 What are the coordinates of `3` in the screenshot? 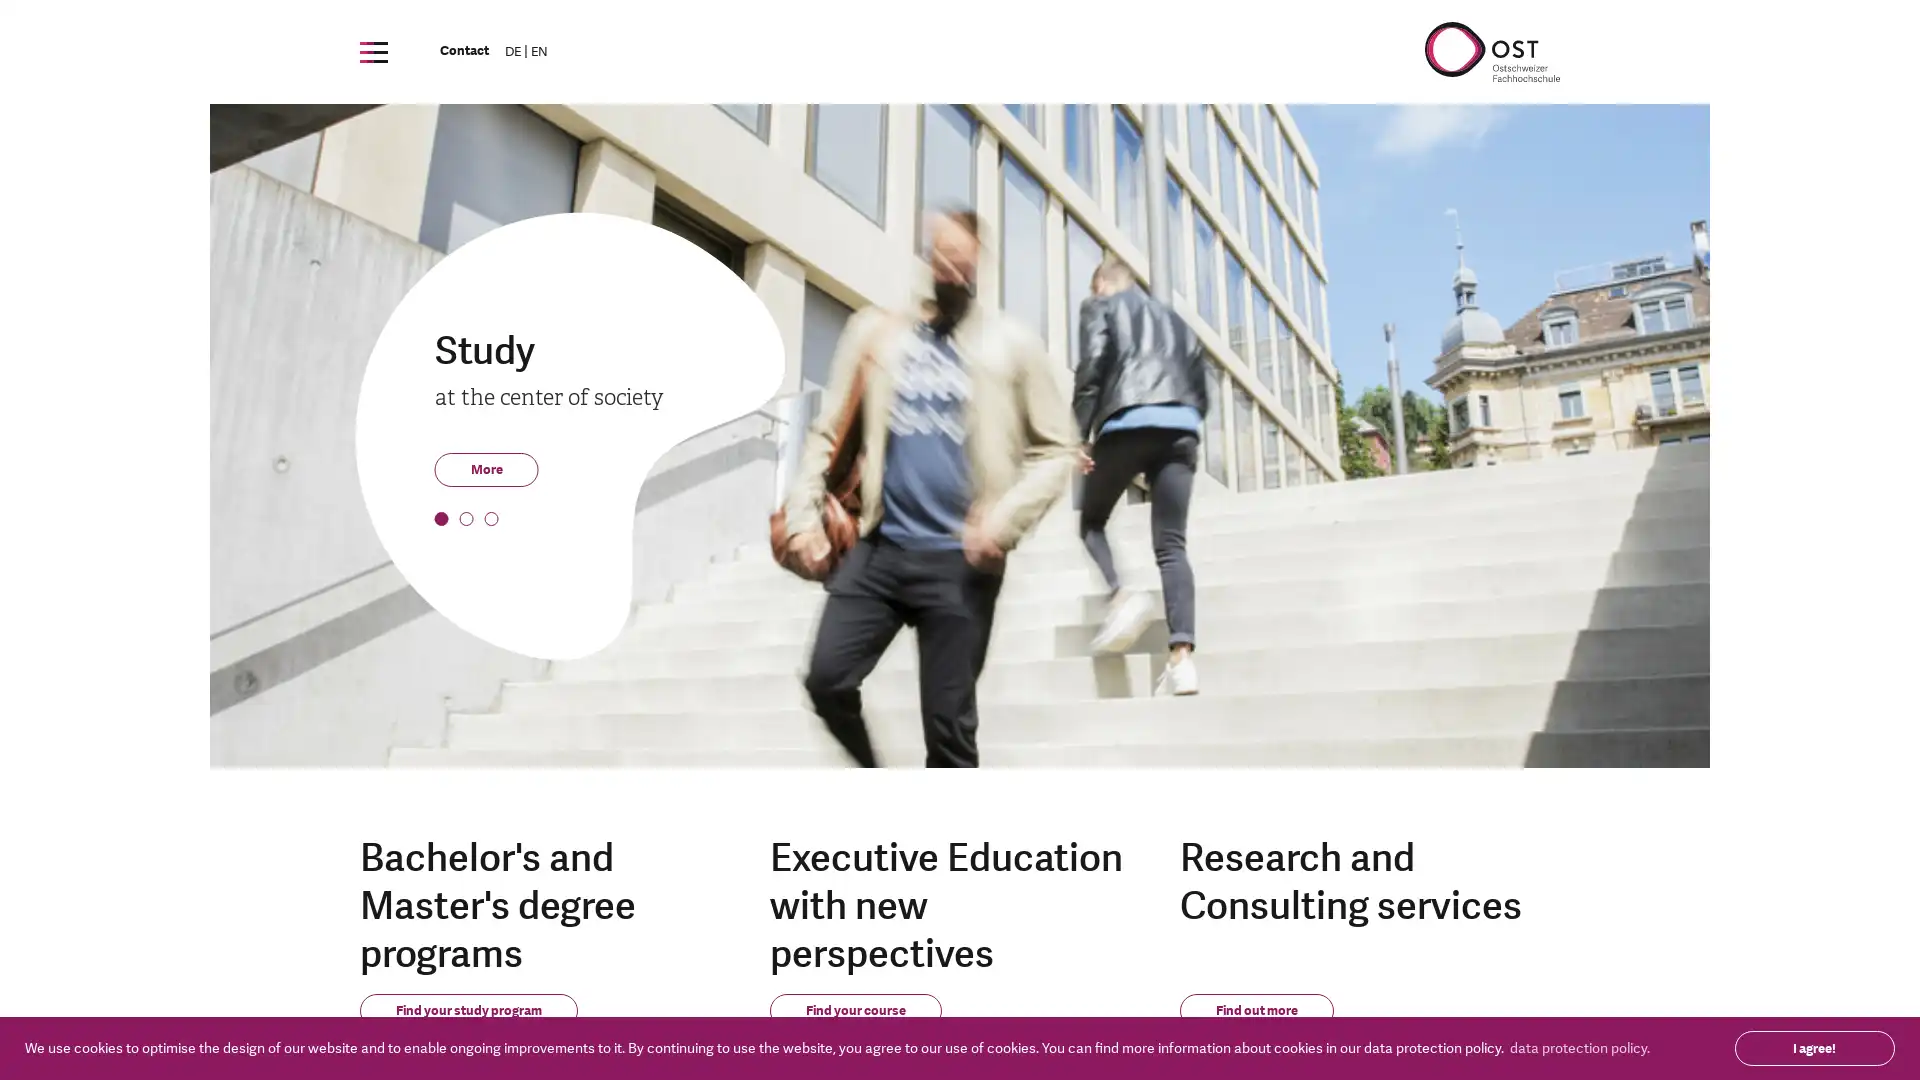 It's located at (496, 584).